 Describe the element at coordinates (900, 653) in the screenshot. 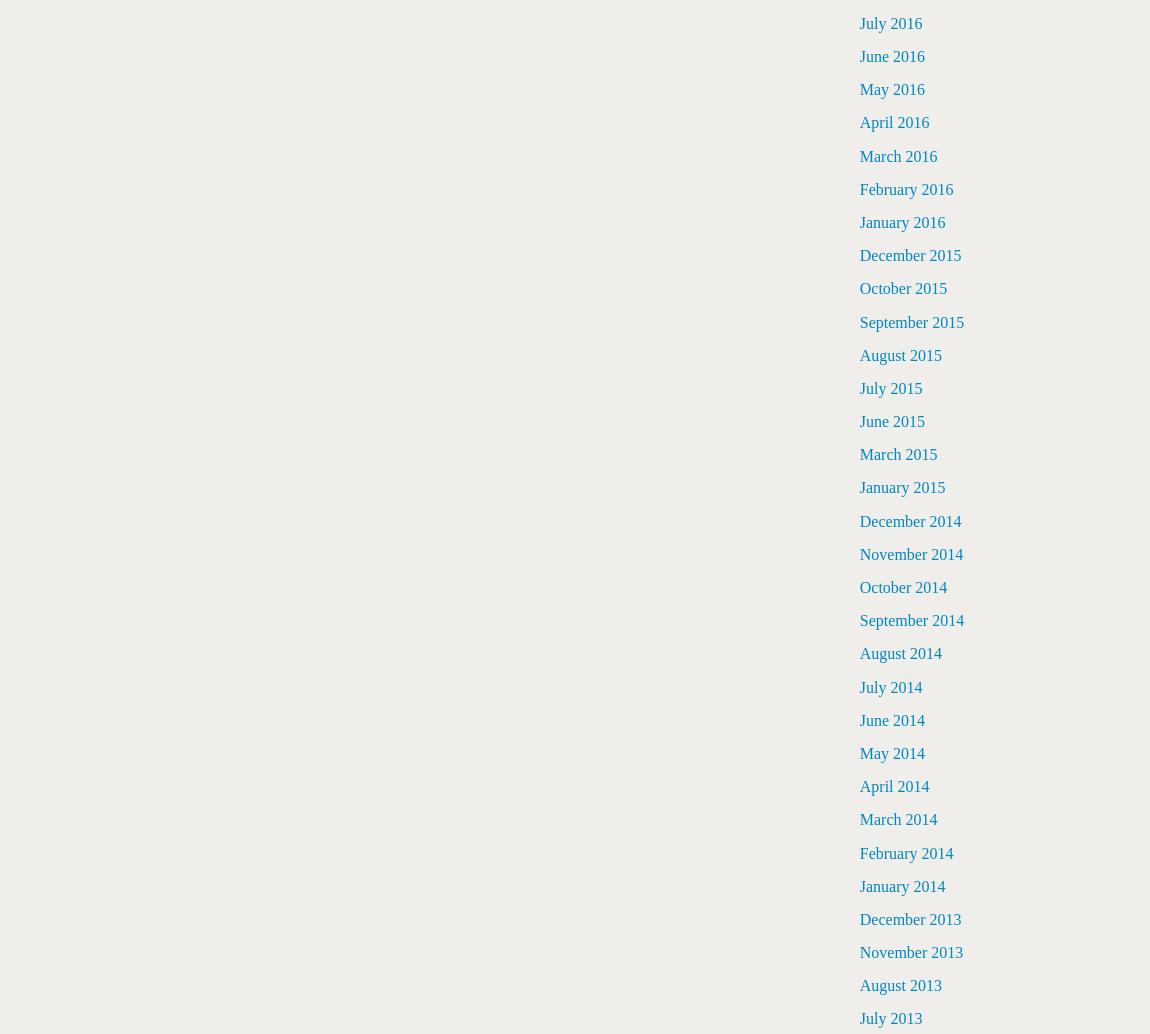

I see `'August 2014'` at that location.